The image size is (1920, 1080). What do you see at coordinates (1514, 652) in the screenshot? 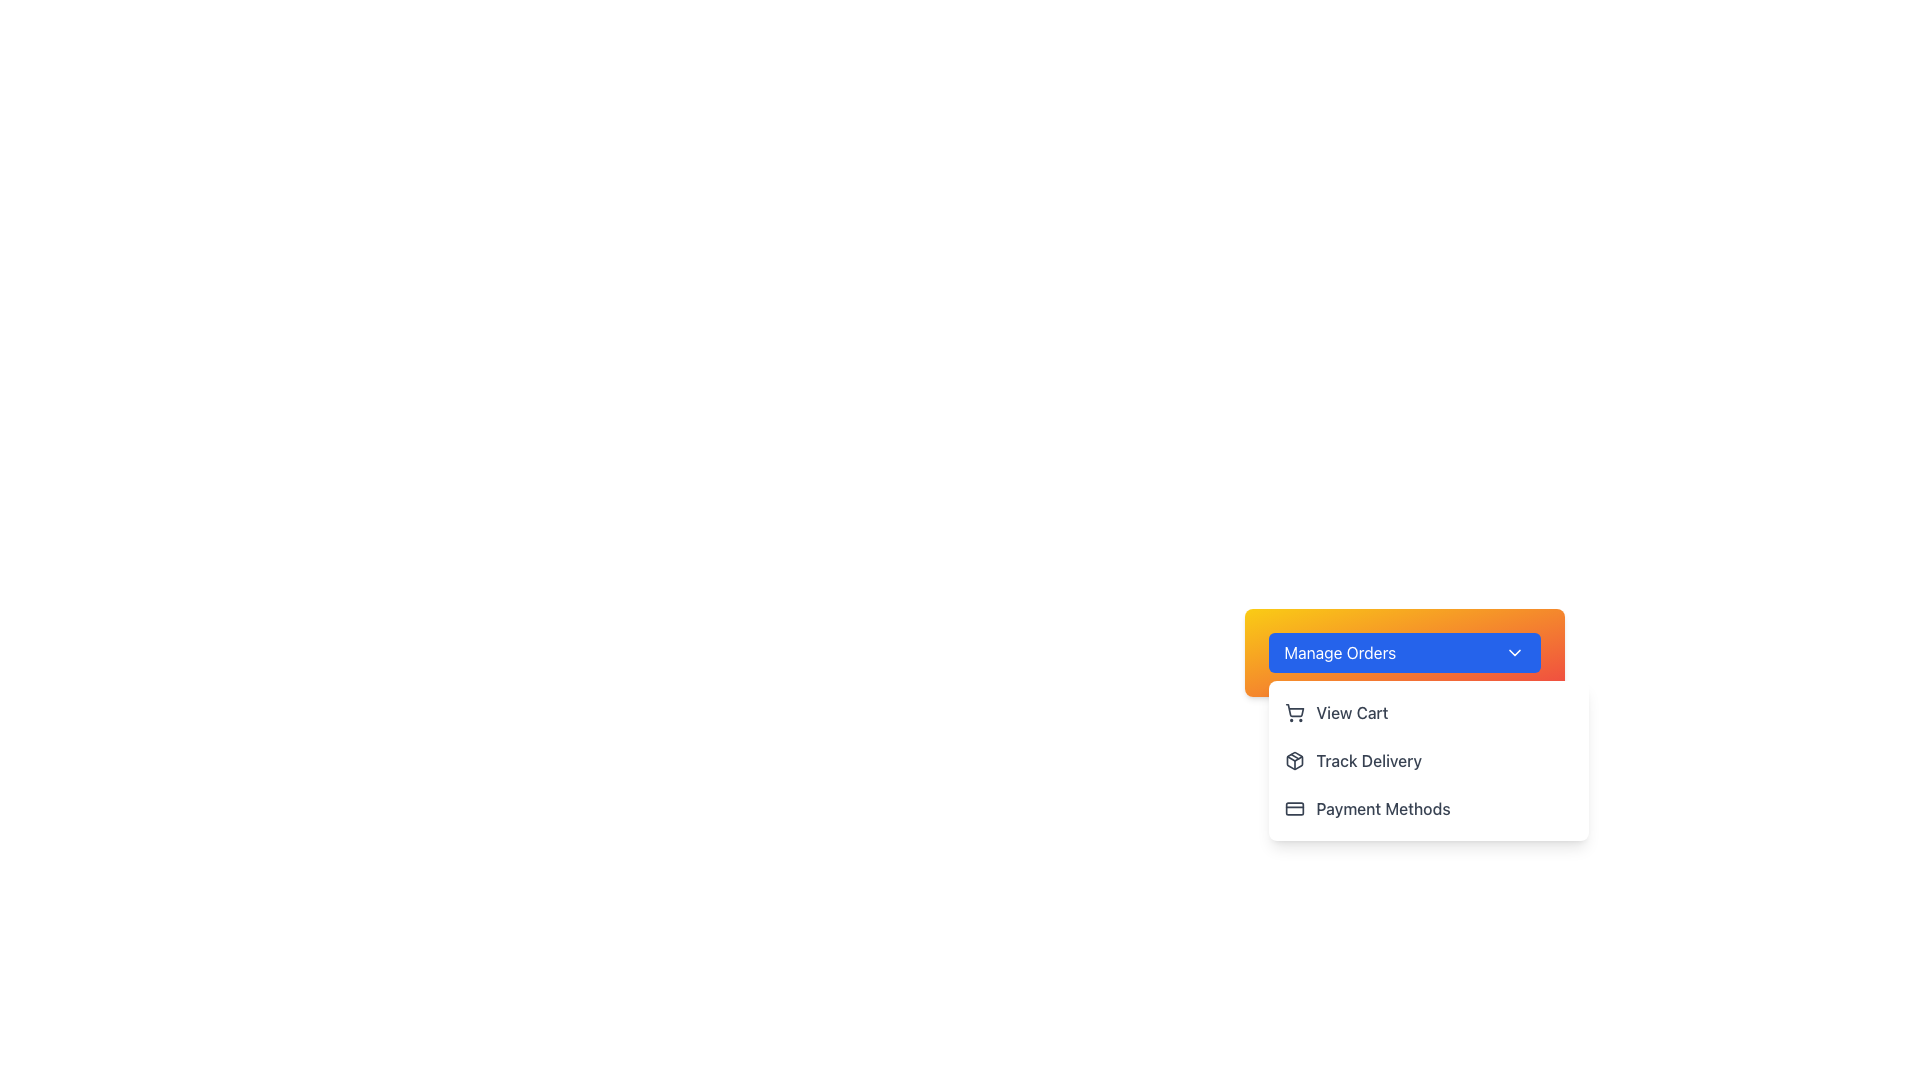
I see `the downward-facing chevron icon located on the right side of the 'Manage Orders' button` at bounding box center [1514, 652].